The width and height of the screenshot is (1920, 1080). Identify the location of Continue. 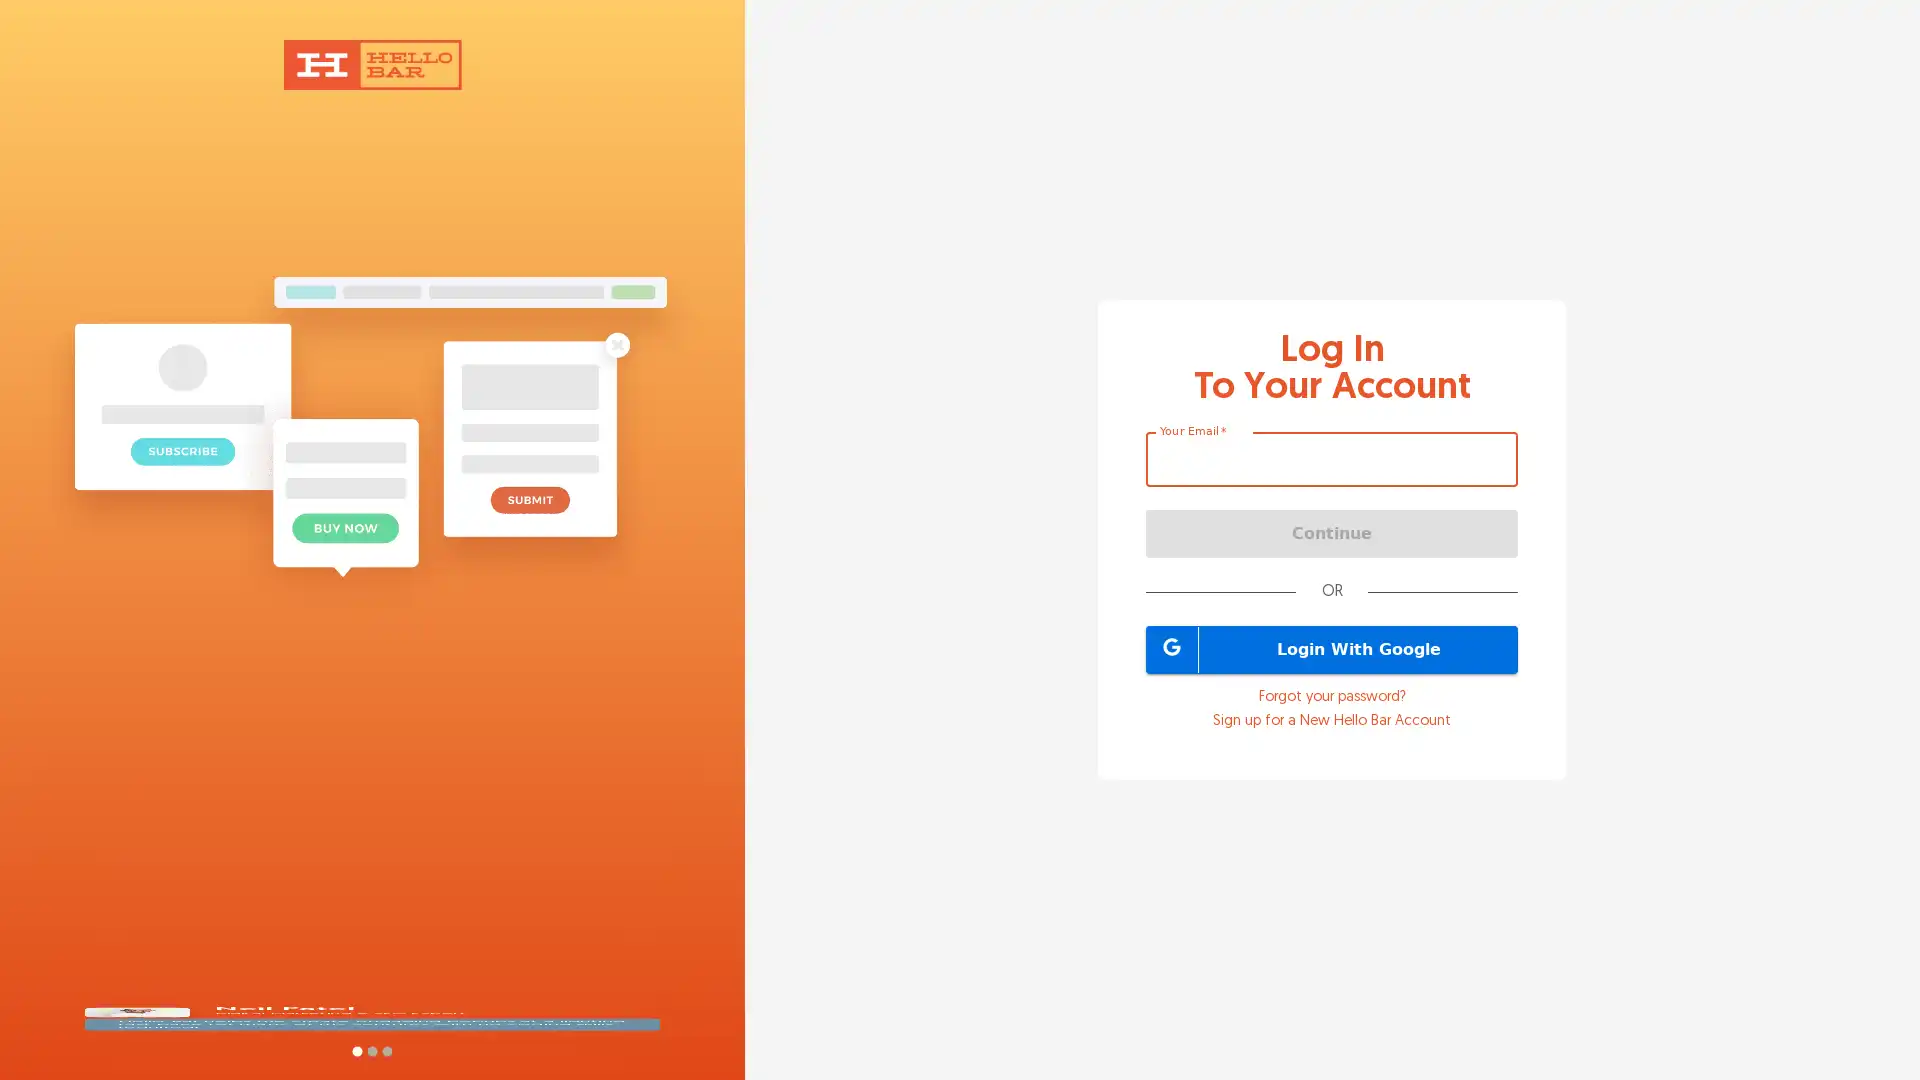
(1332, 531).